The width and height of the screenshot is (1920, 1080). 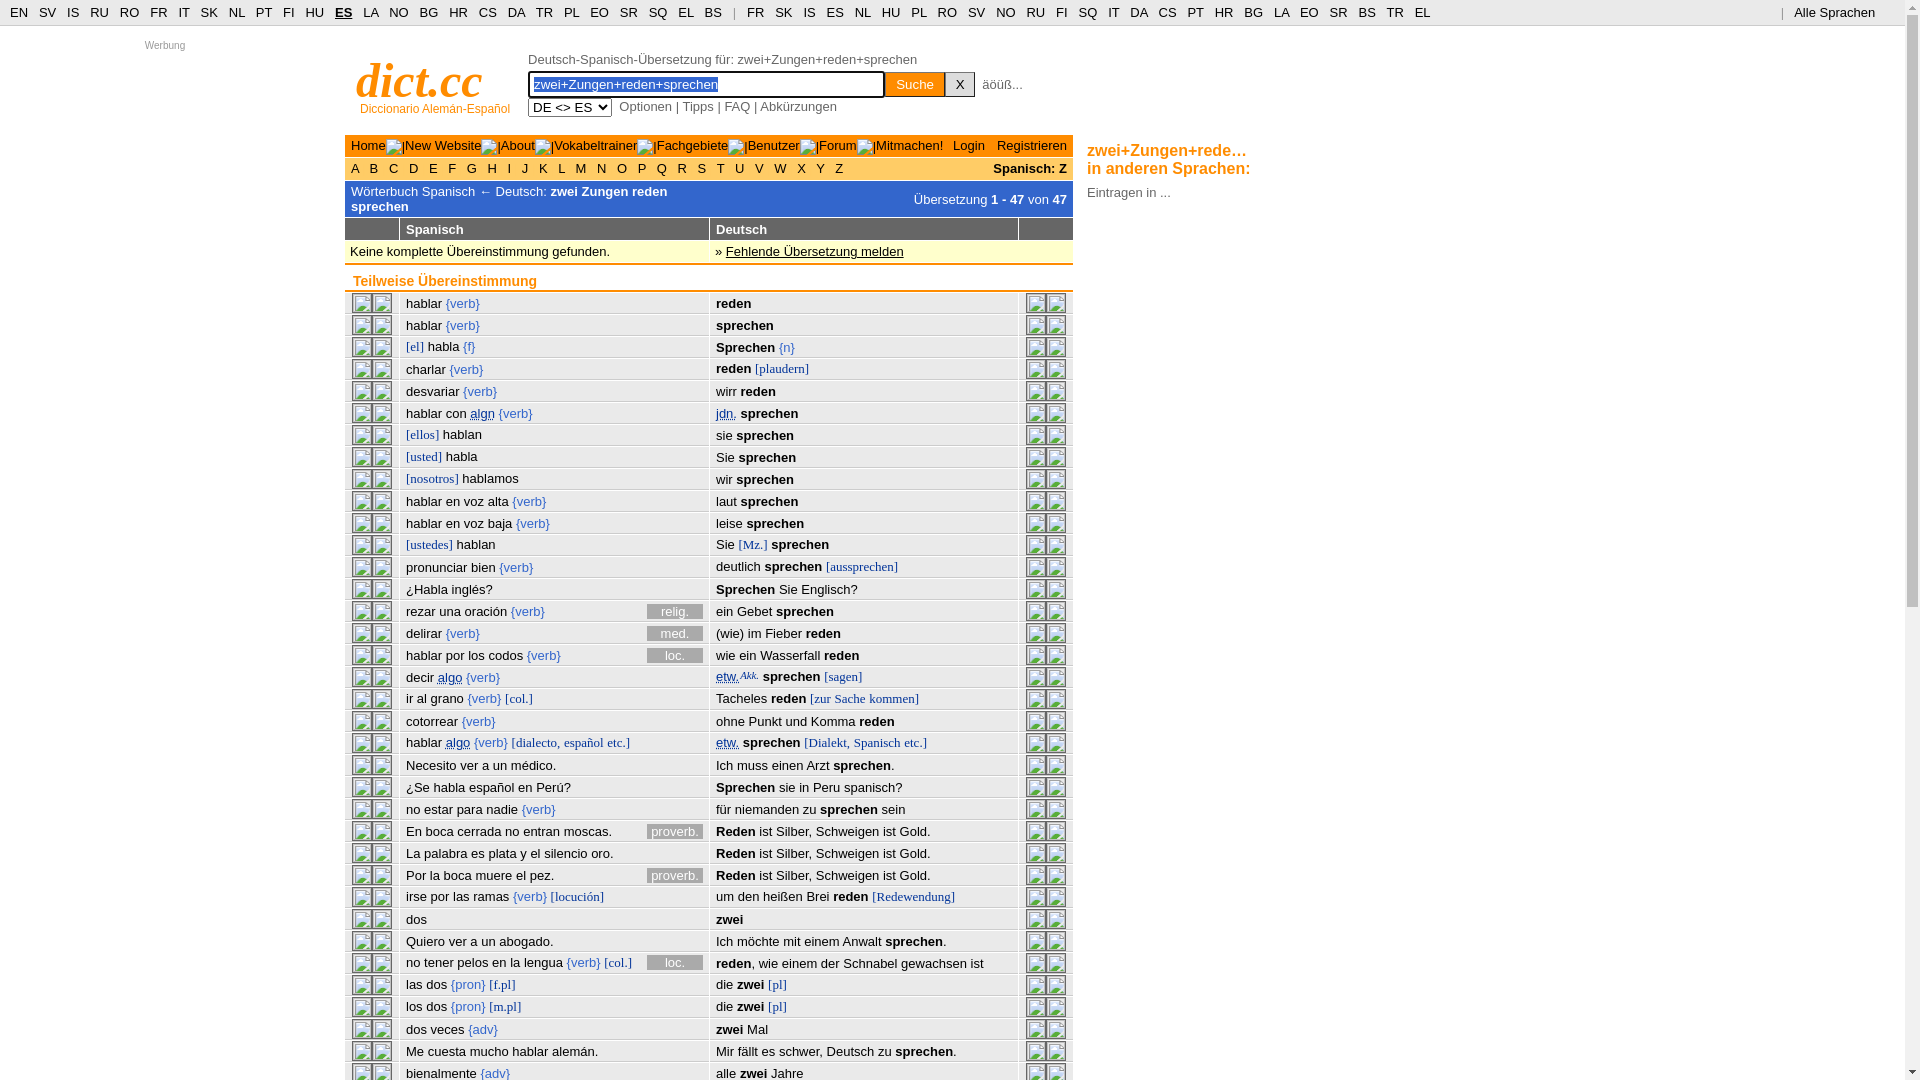 What do you see at coordinates (701, 167) in the screenshot?
I see `'S'` at bounding box center [701, 167].